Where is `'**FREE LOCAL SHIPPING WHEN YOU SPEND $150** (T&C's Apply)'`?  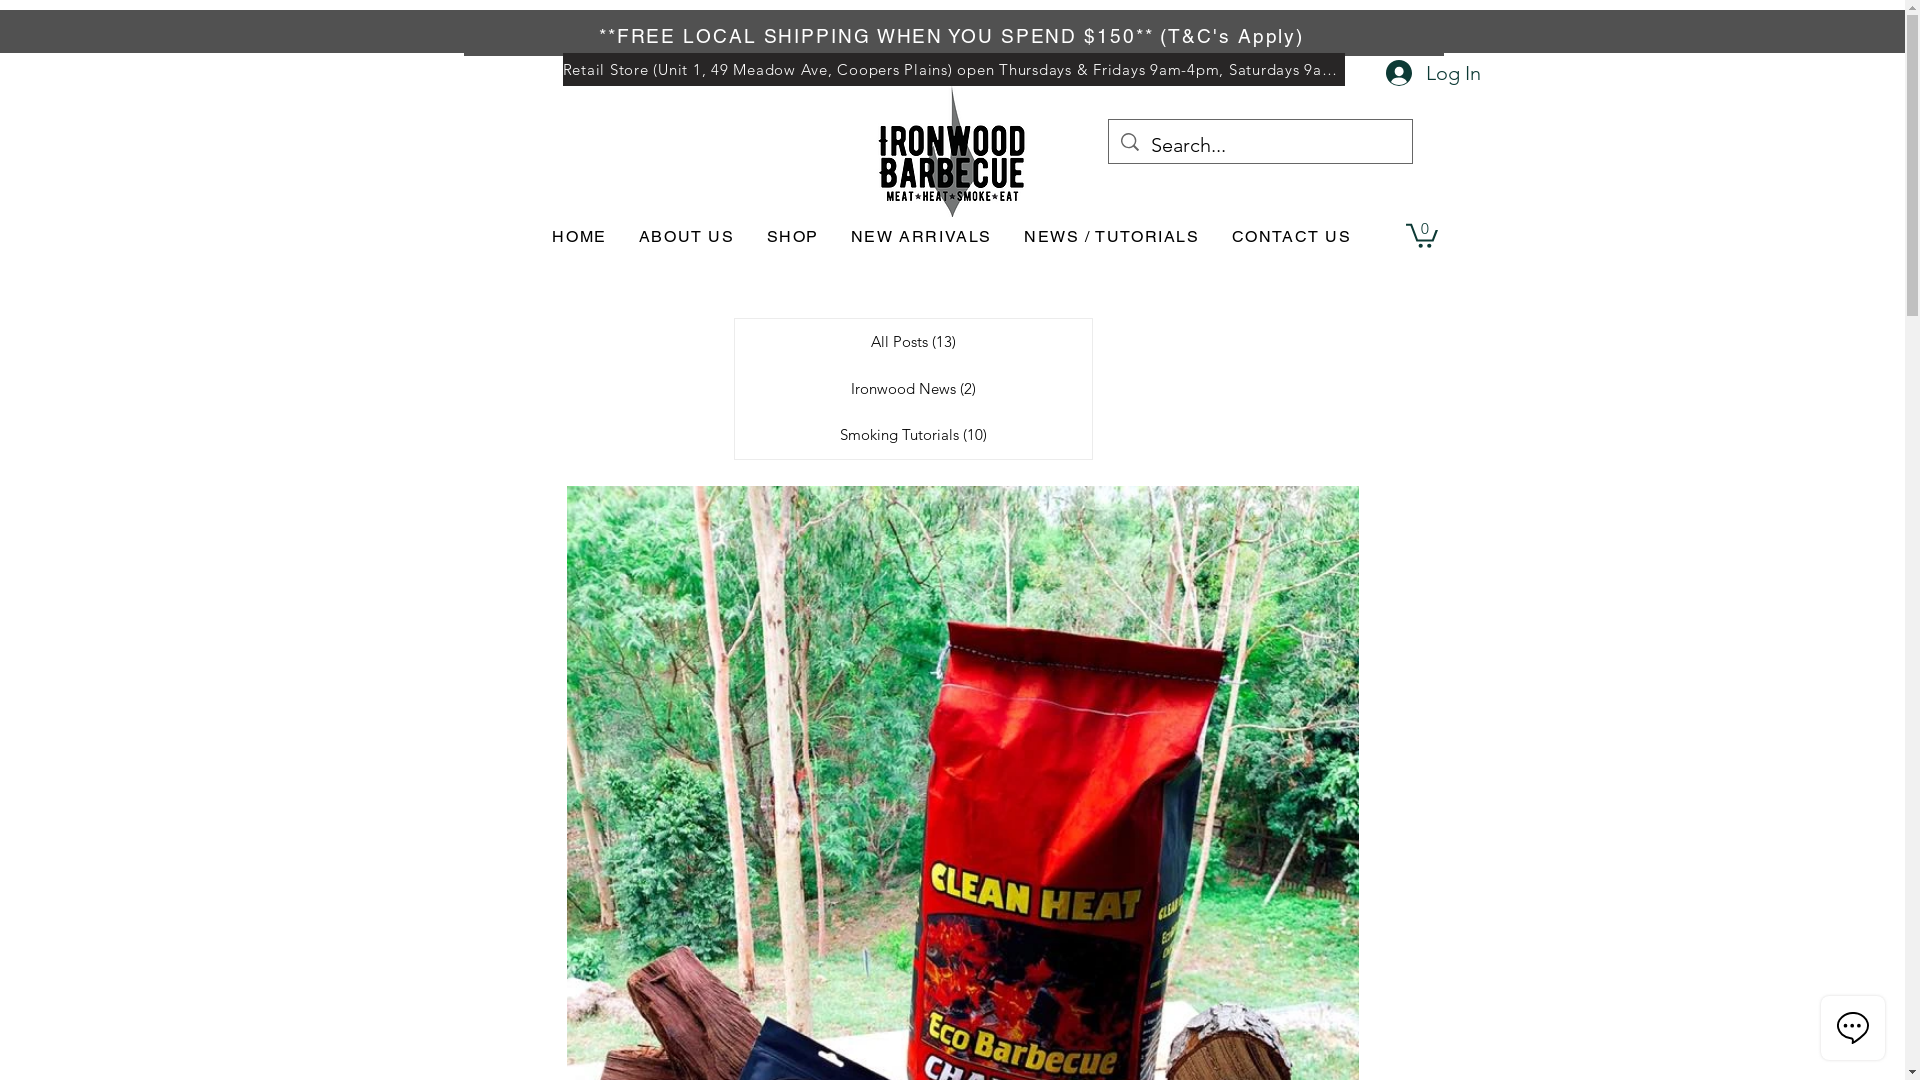
'**FREE LOCAL SHIPPING WHEN YOU SPEND $150** (T&C's Apply)' is located at coordinates (953, 35).